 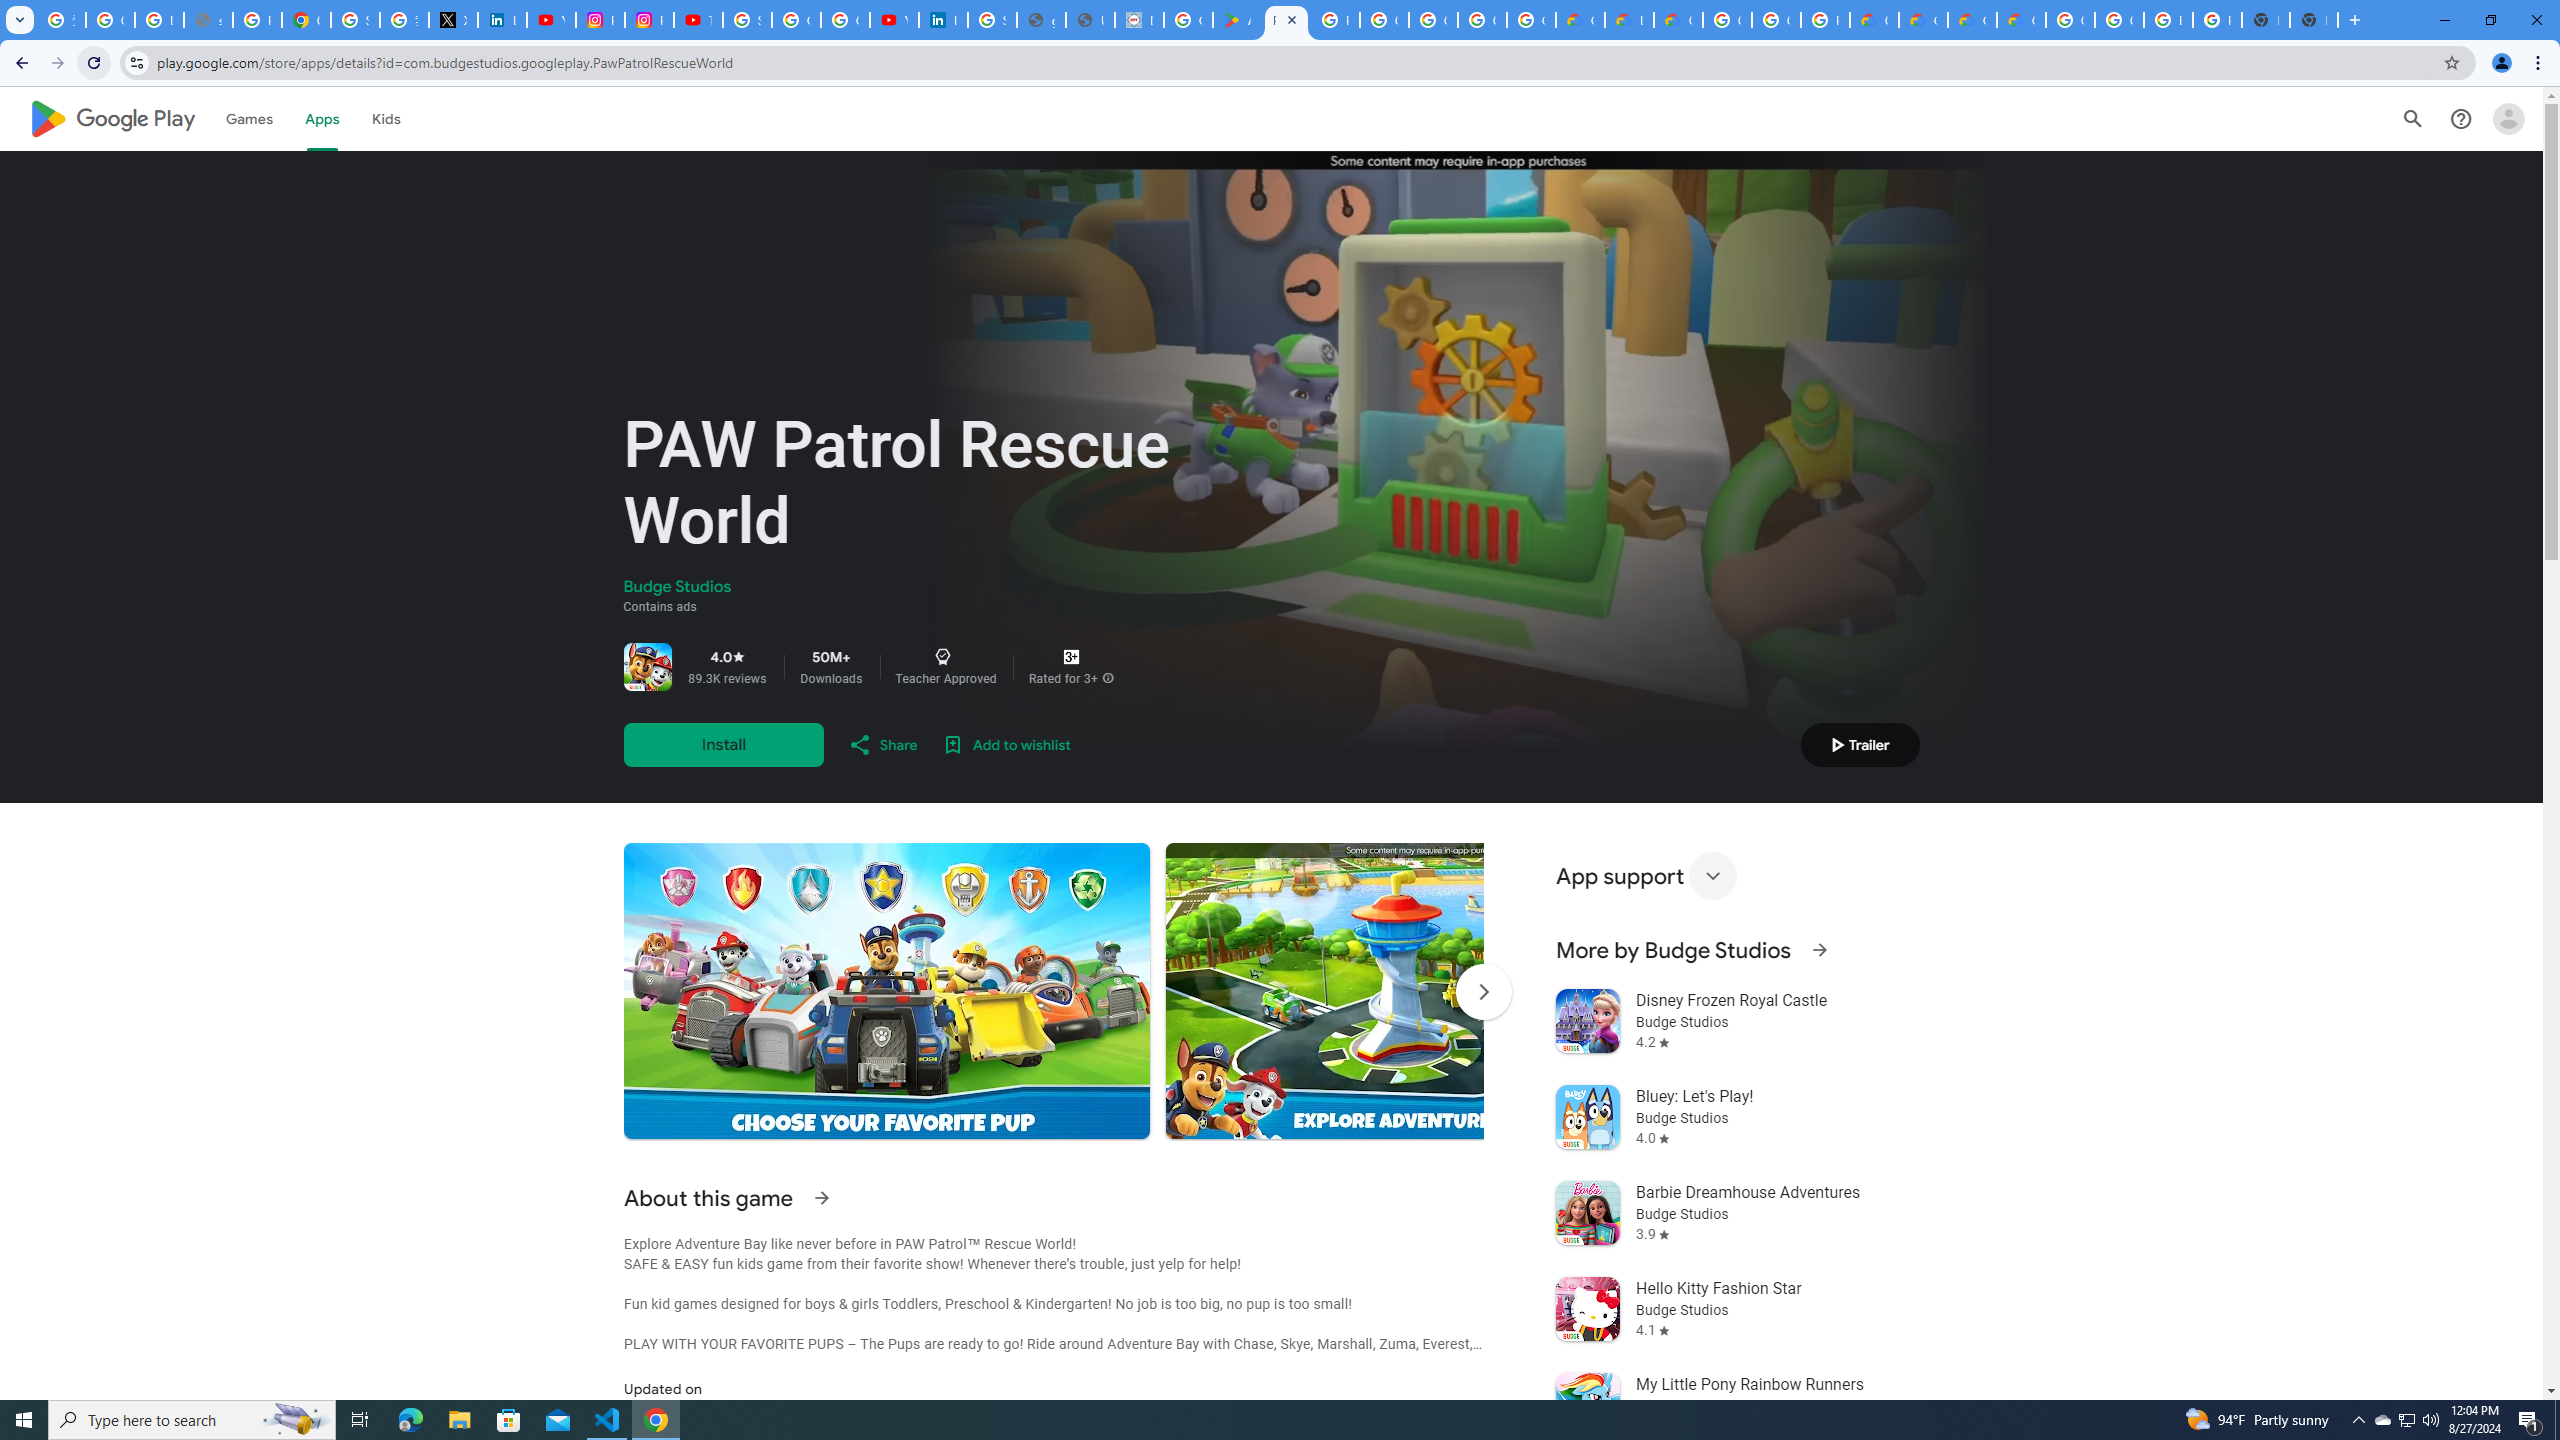 What do you see at coordinates (111, 118) in the screenshot?
I see `'Google Play logo'` at bounding box center [111, 118].